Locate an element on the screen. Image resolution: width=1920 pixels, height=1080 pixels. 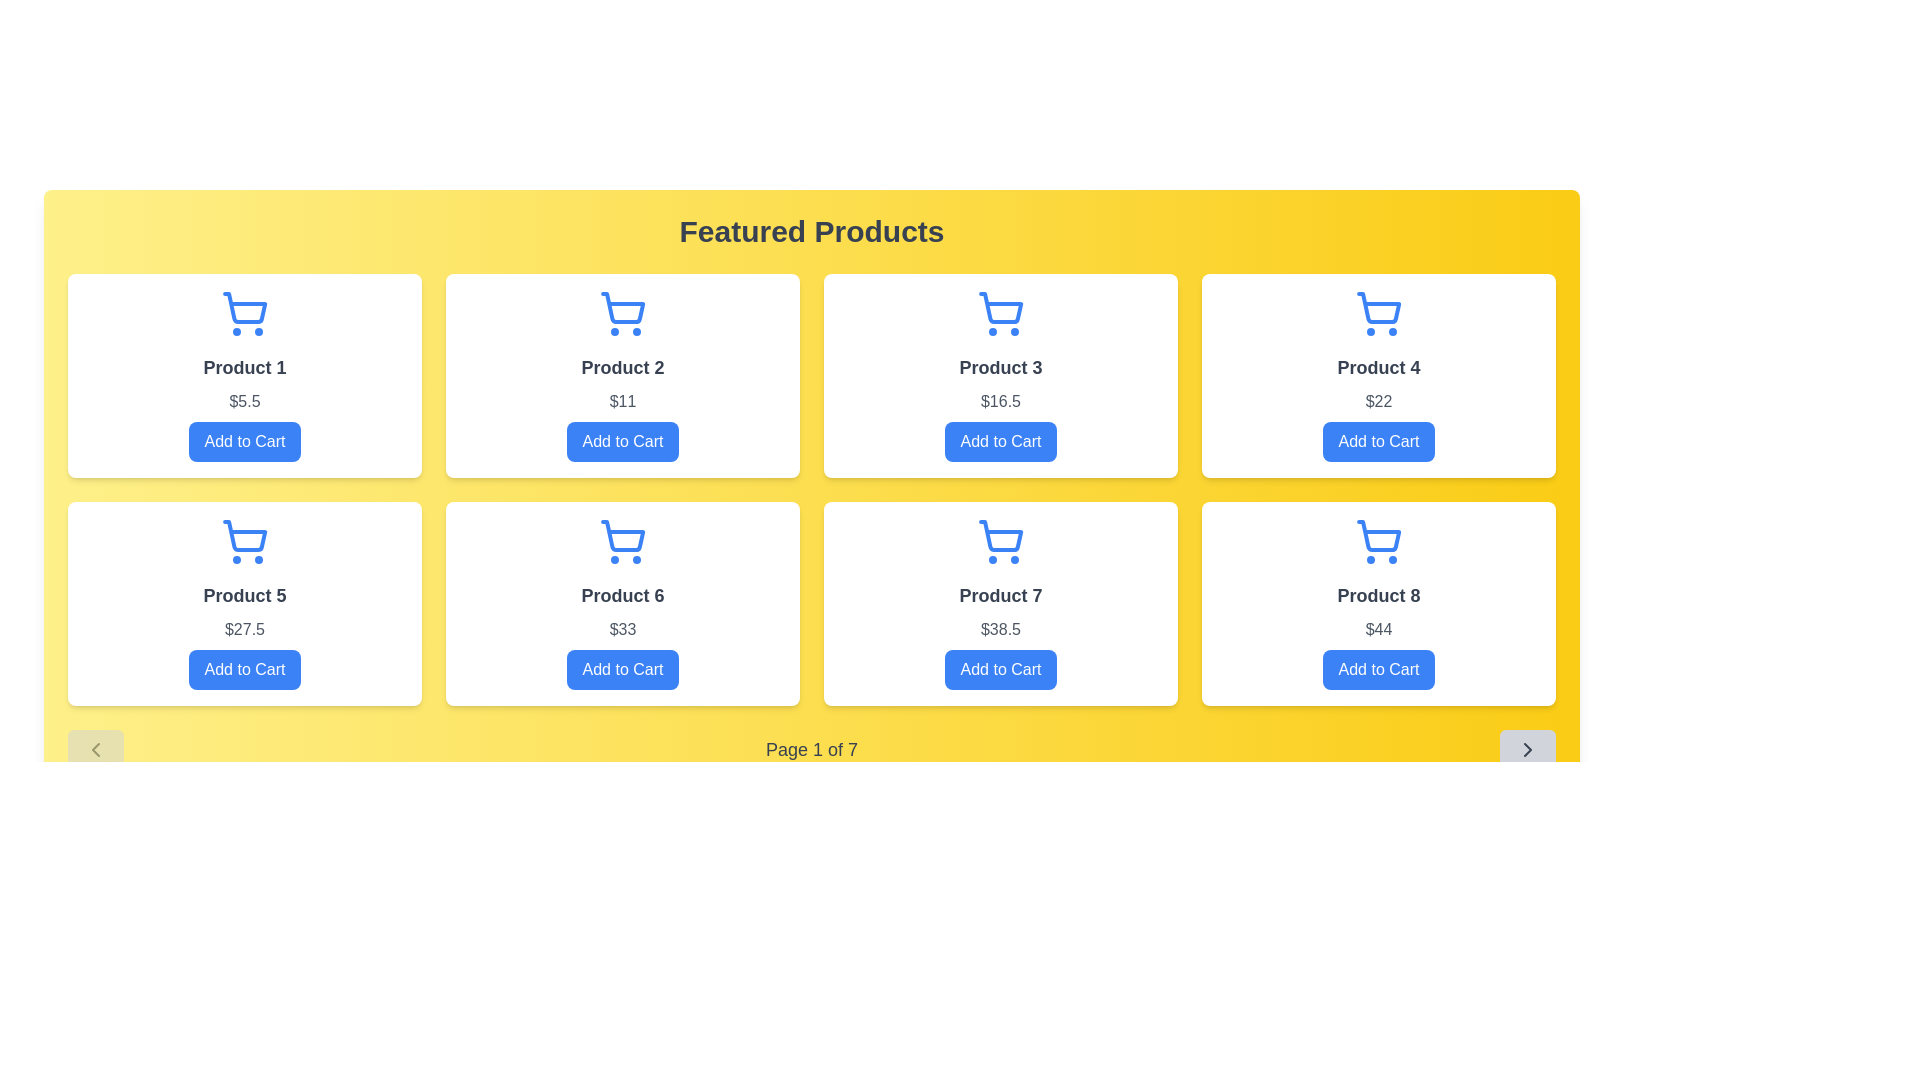
the blue stroke shopping cart icon associated with 'Product 6' in the second card of the second row is located at coordinates (622, 535).